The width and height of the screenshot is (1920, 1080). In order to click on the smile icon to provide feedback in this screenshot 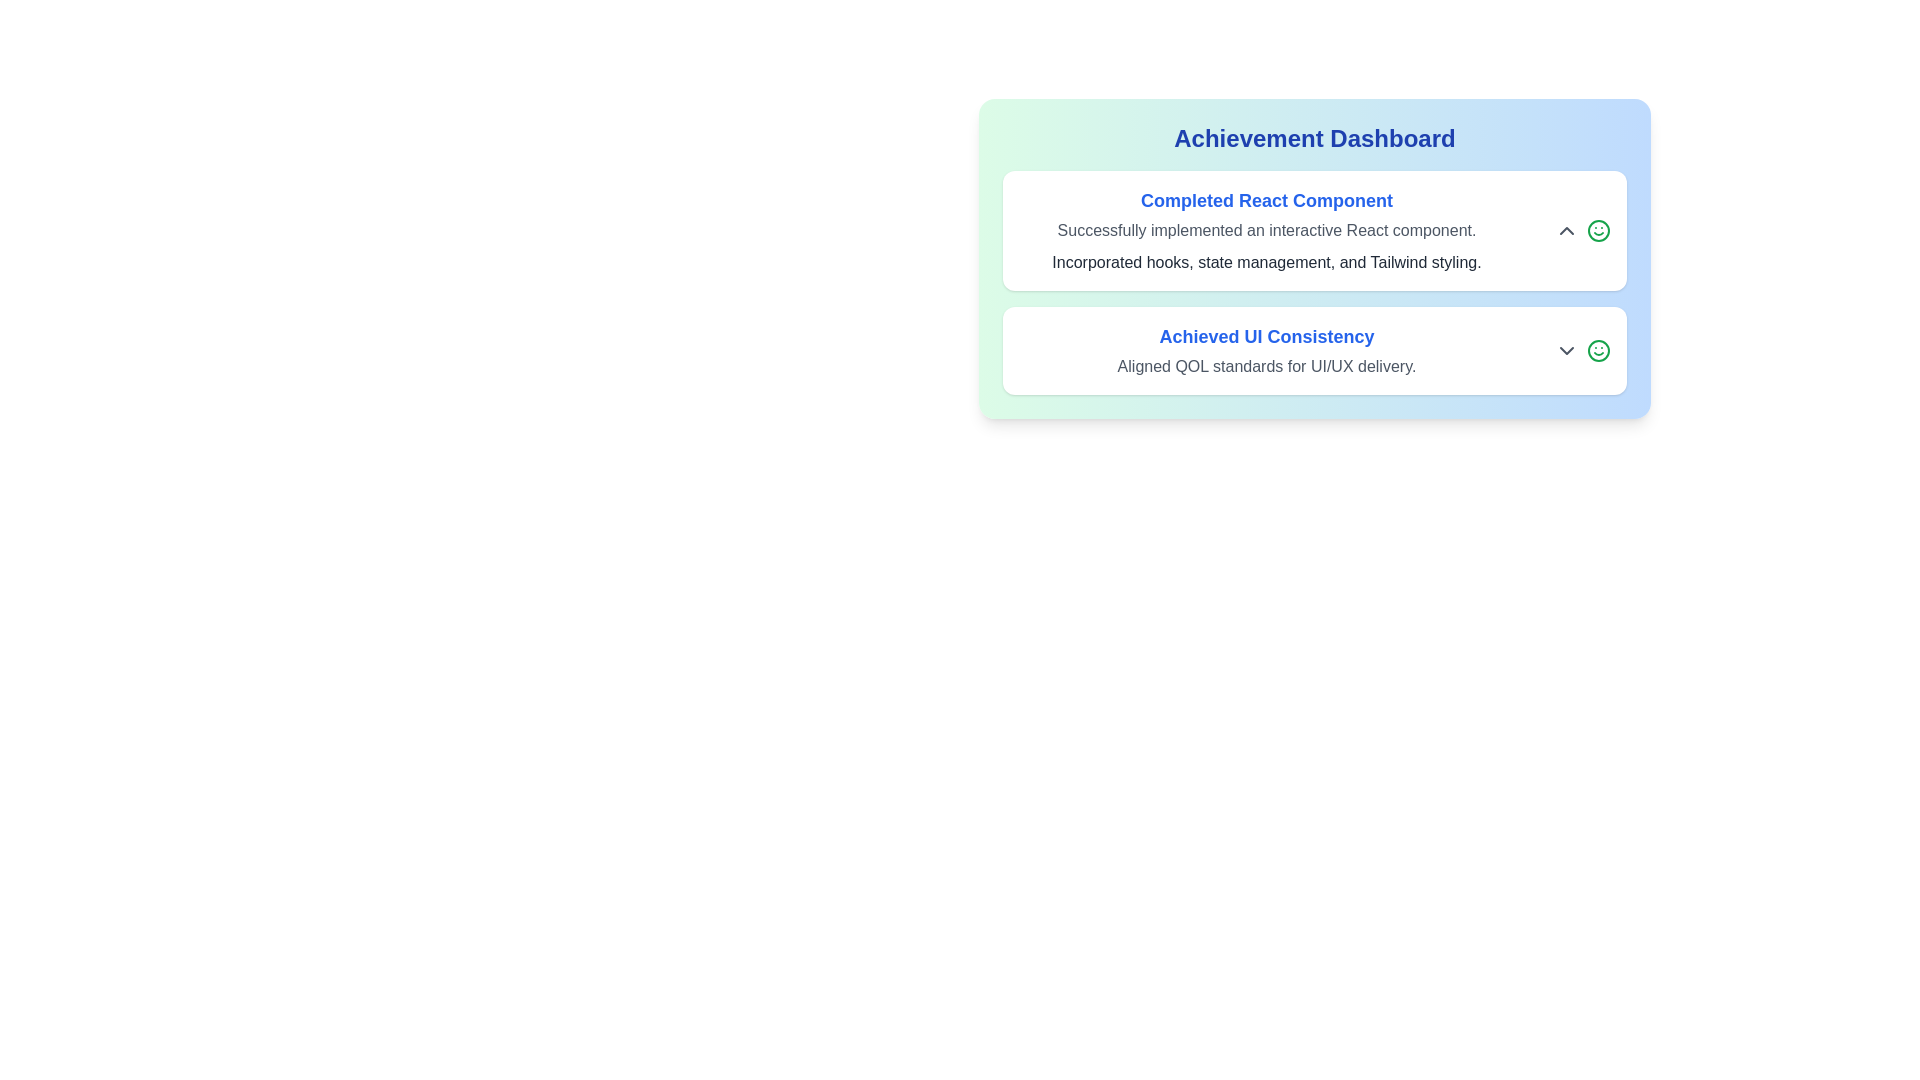, I will do `click(1597, 230)`.